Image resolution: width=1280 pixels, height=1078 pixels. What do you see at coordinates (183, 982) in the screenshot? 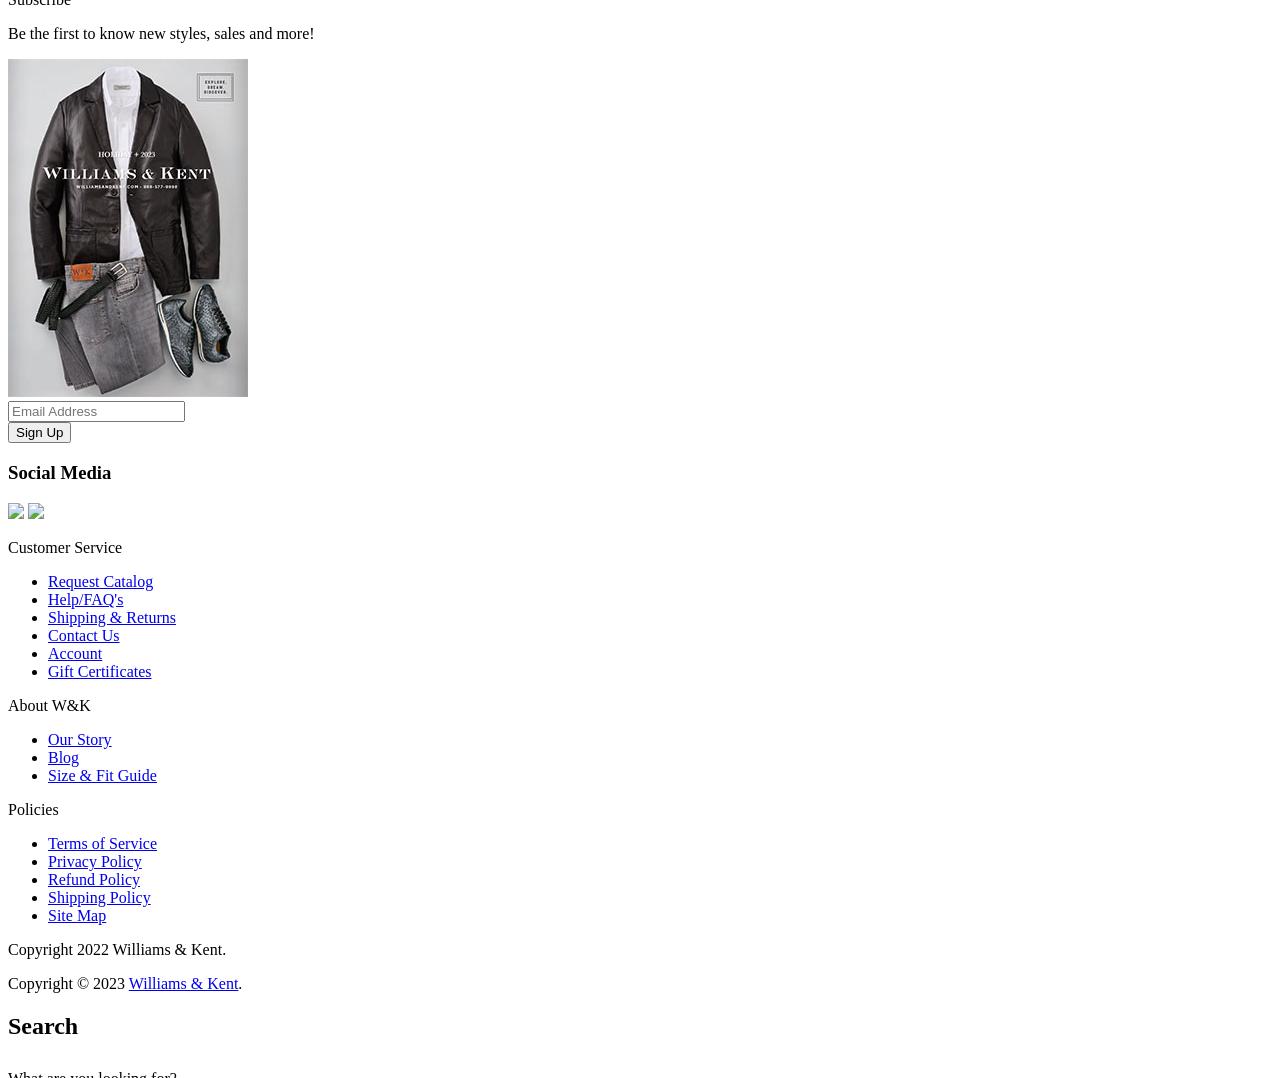
I see `'Williams & Kent'` at bounding box center [183, 982].